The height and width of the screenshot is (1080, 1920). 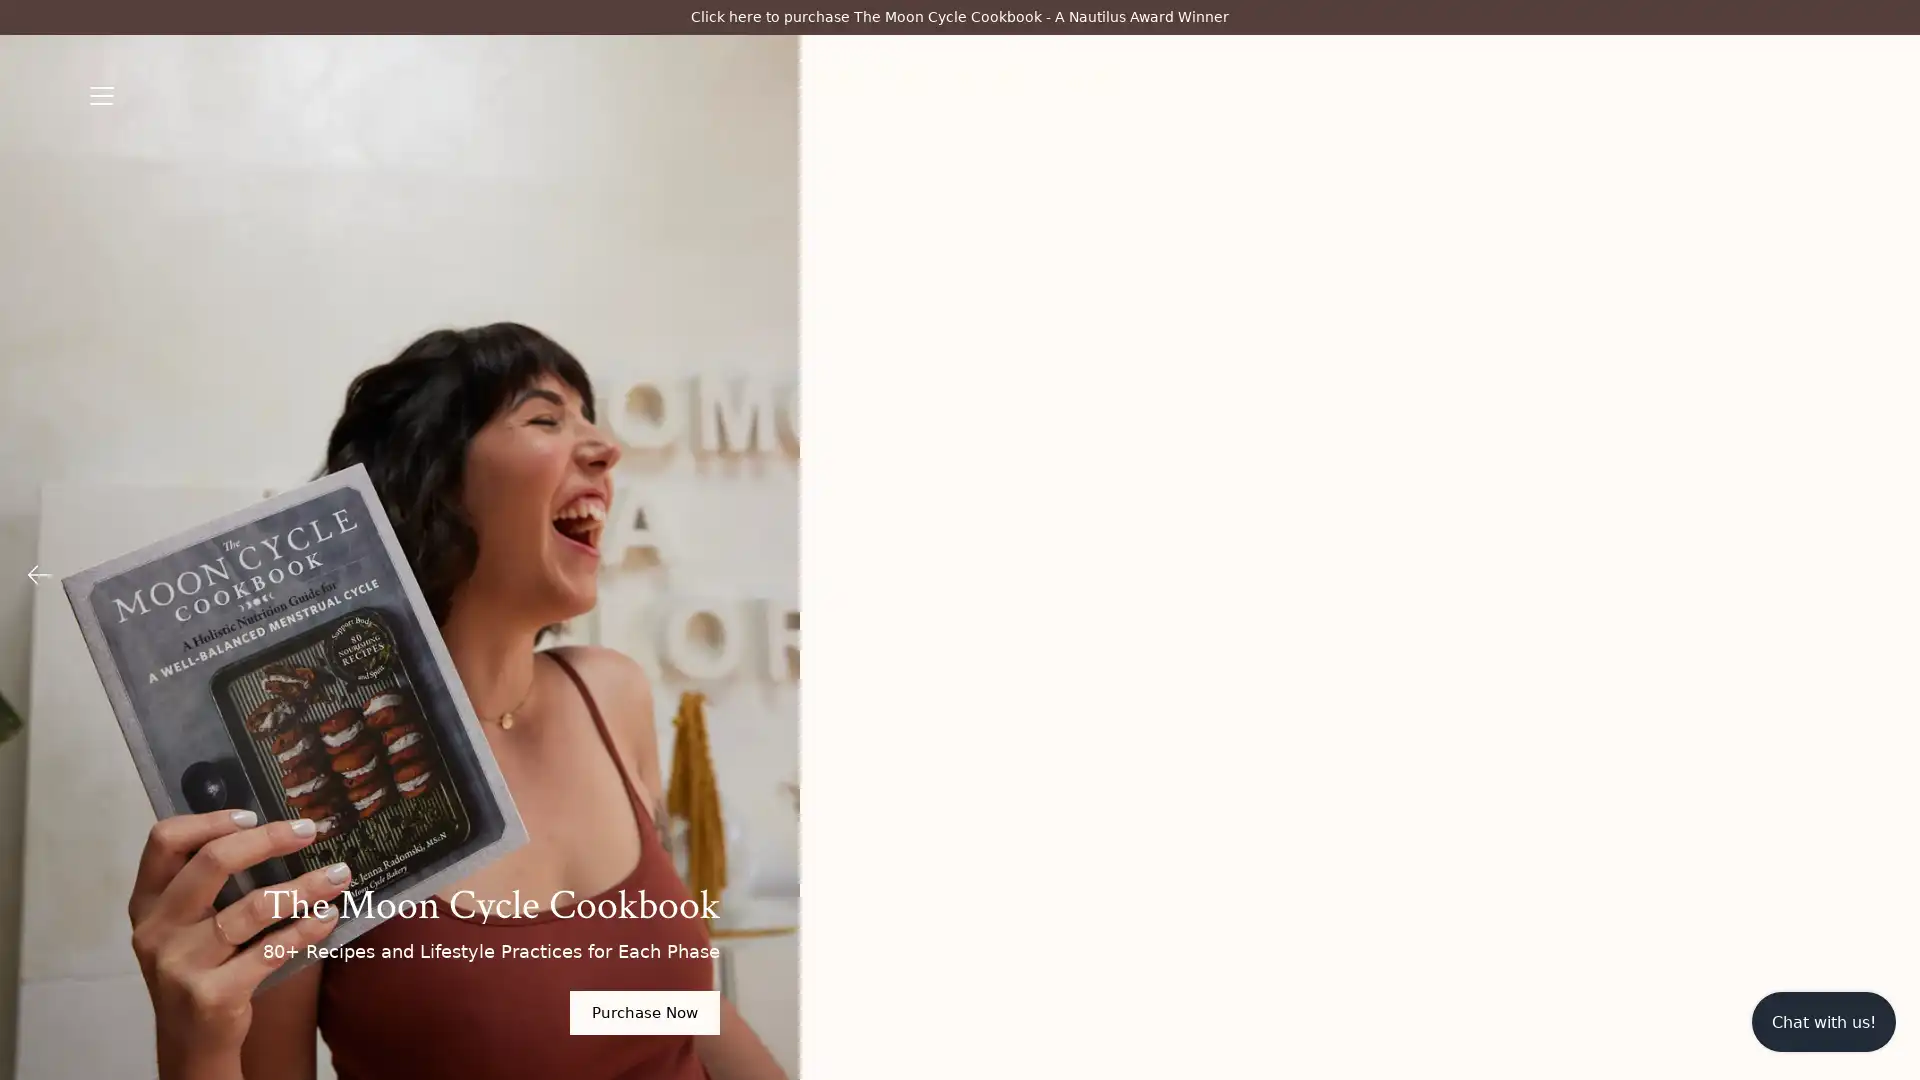 I want to click on Close, so click(x=1885, y=763).